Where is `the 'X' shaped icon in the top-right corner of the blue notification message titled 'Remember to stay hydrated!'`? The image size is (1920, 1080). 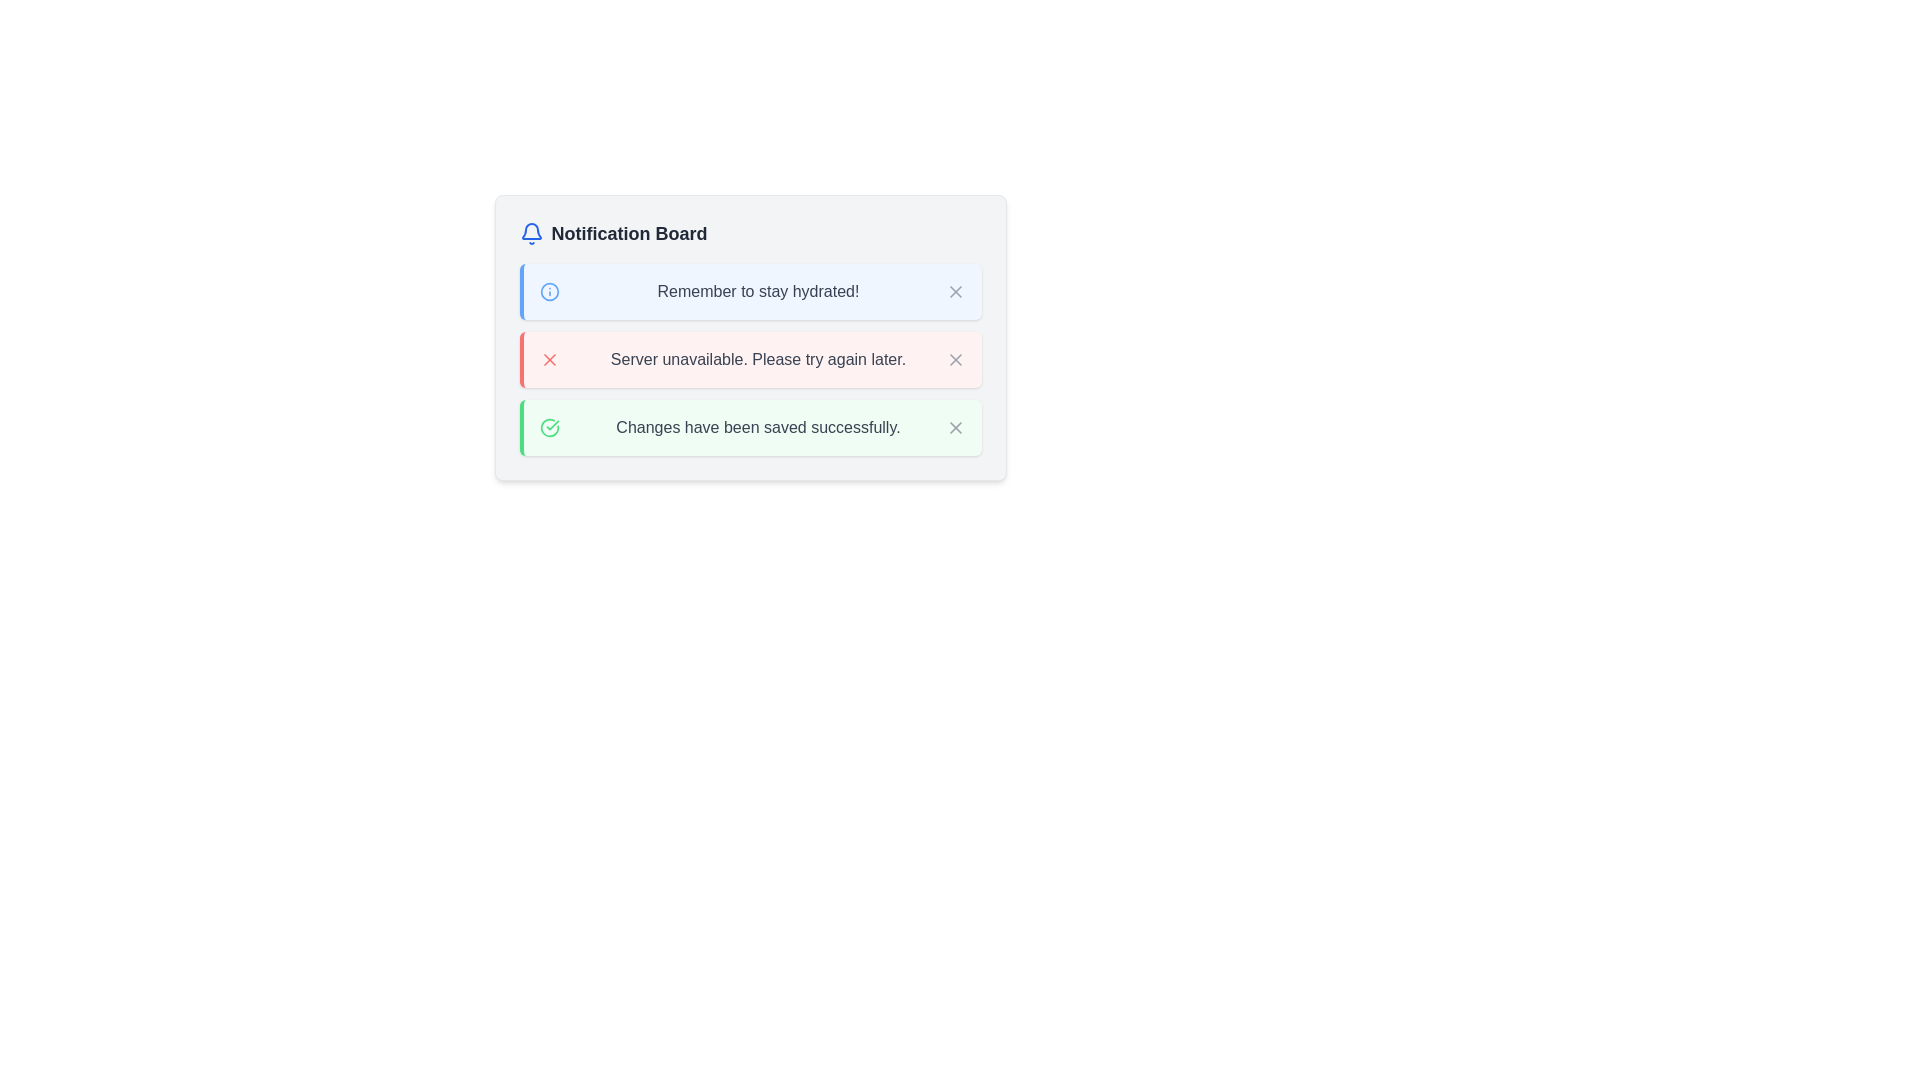
the 'X' shaped icon in the top-right corner of the blue notification message titled 'Remember to stay hydrated!' is located at coordinates (954, 292).